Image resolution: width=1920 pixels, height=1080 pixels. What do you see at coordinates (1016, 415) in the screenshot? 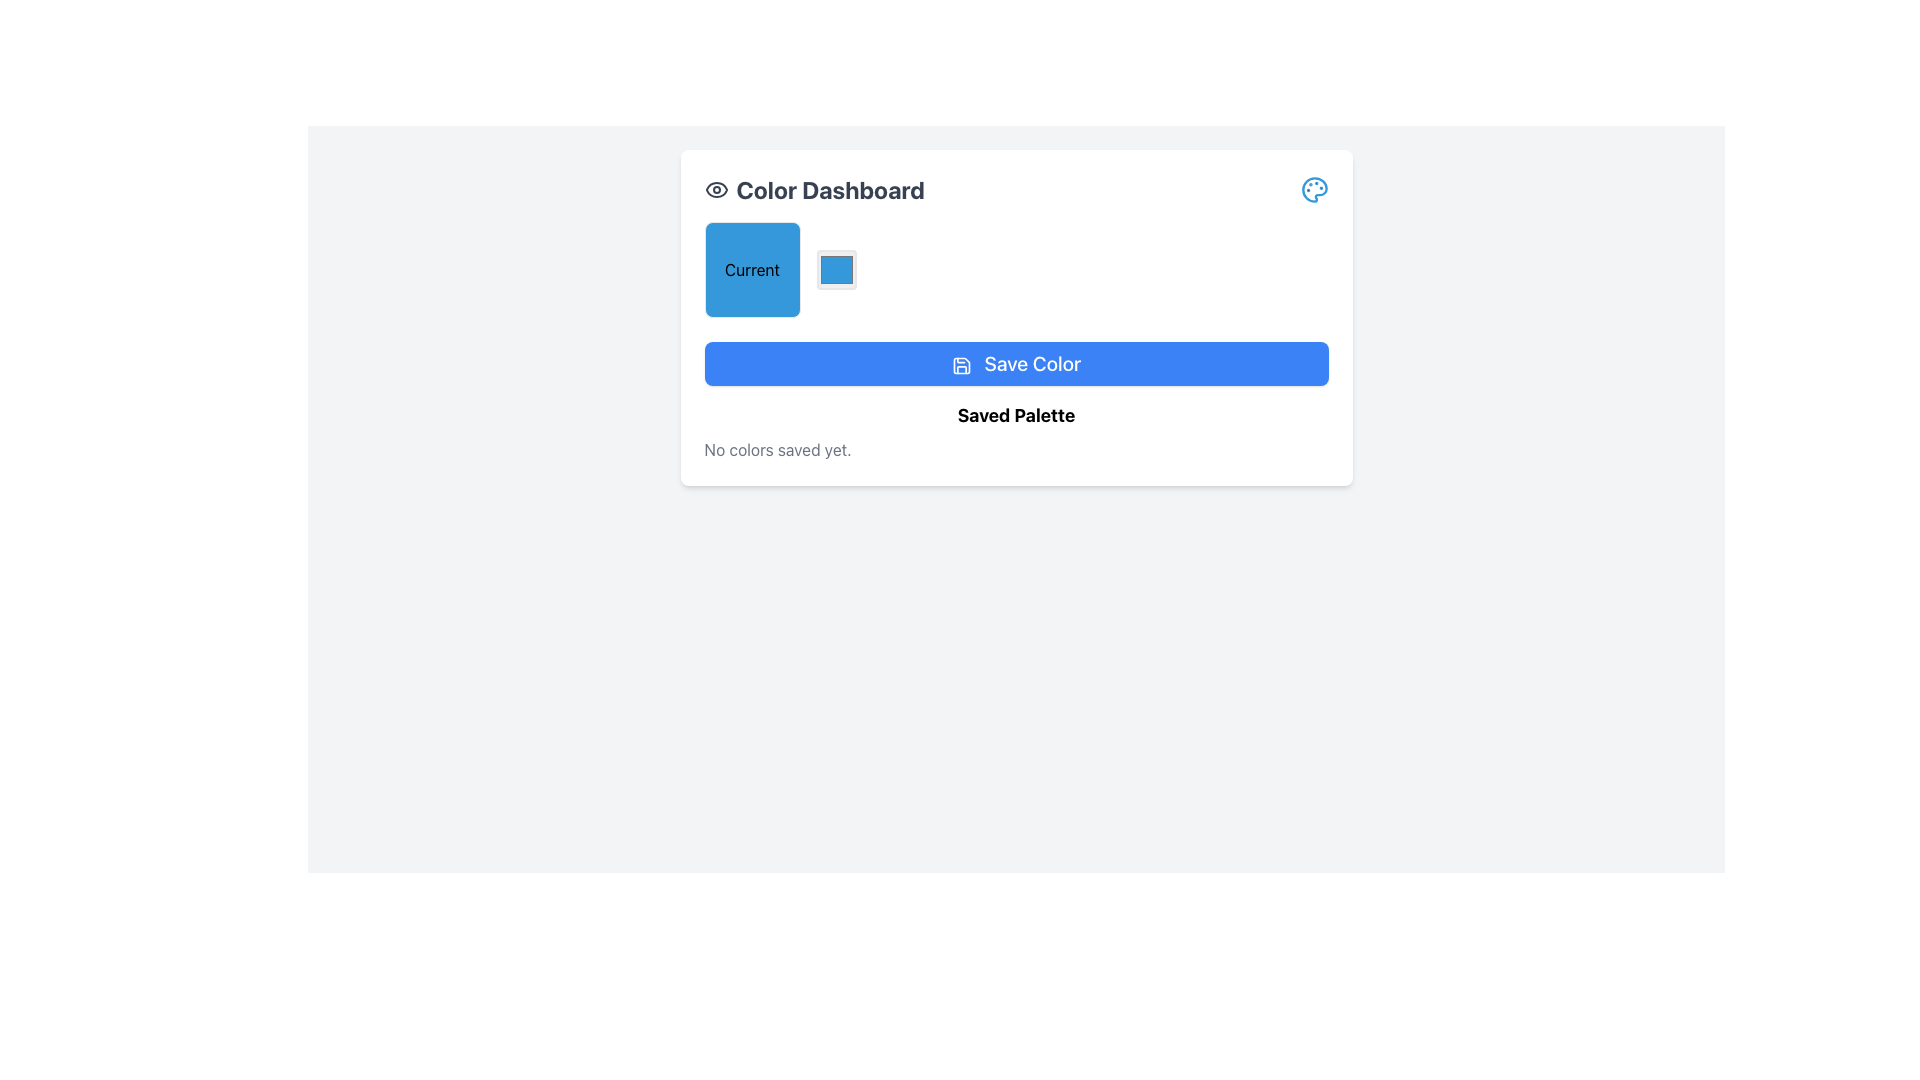
I see `the bold, large text label that reads 'Saved Palette', which is centrally aligned within a card-like component and is visually distinct from other text elements` at bounding box center [1016, 415].